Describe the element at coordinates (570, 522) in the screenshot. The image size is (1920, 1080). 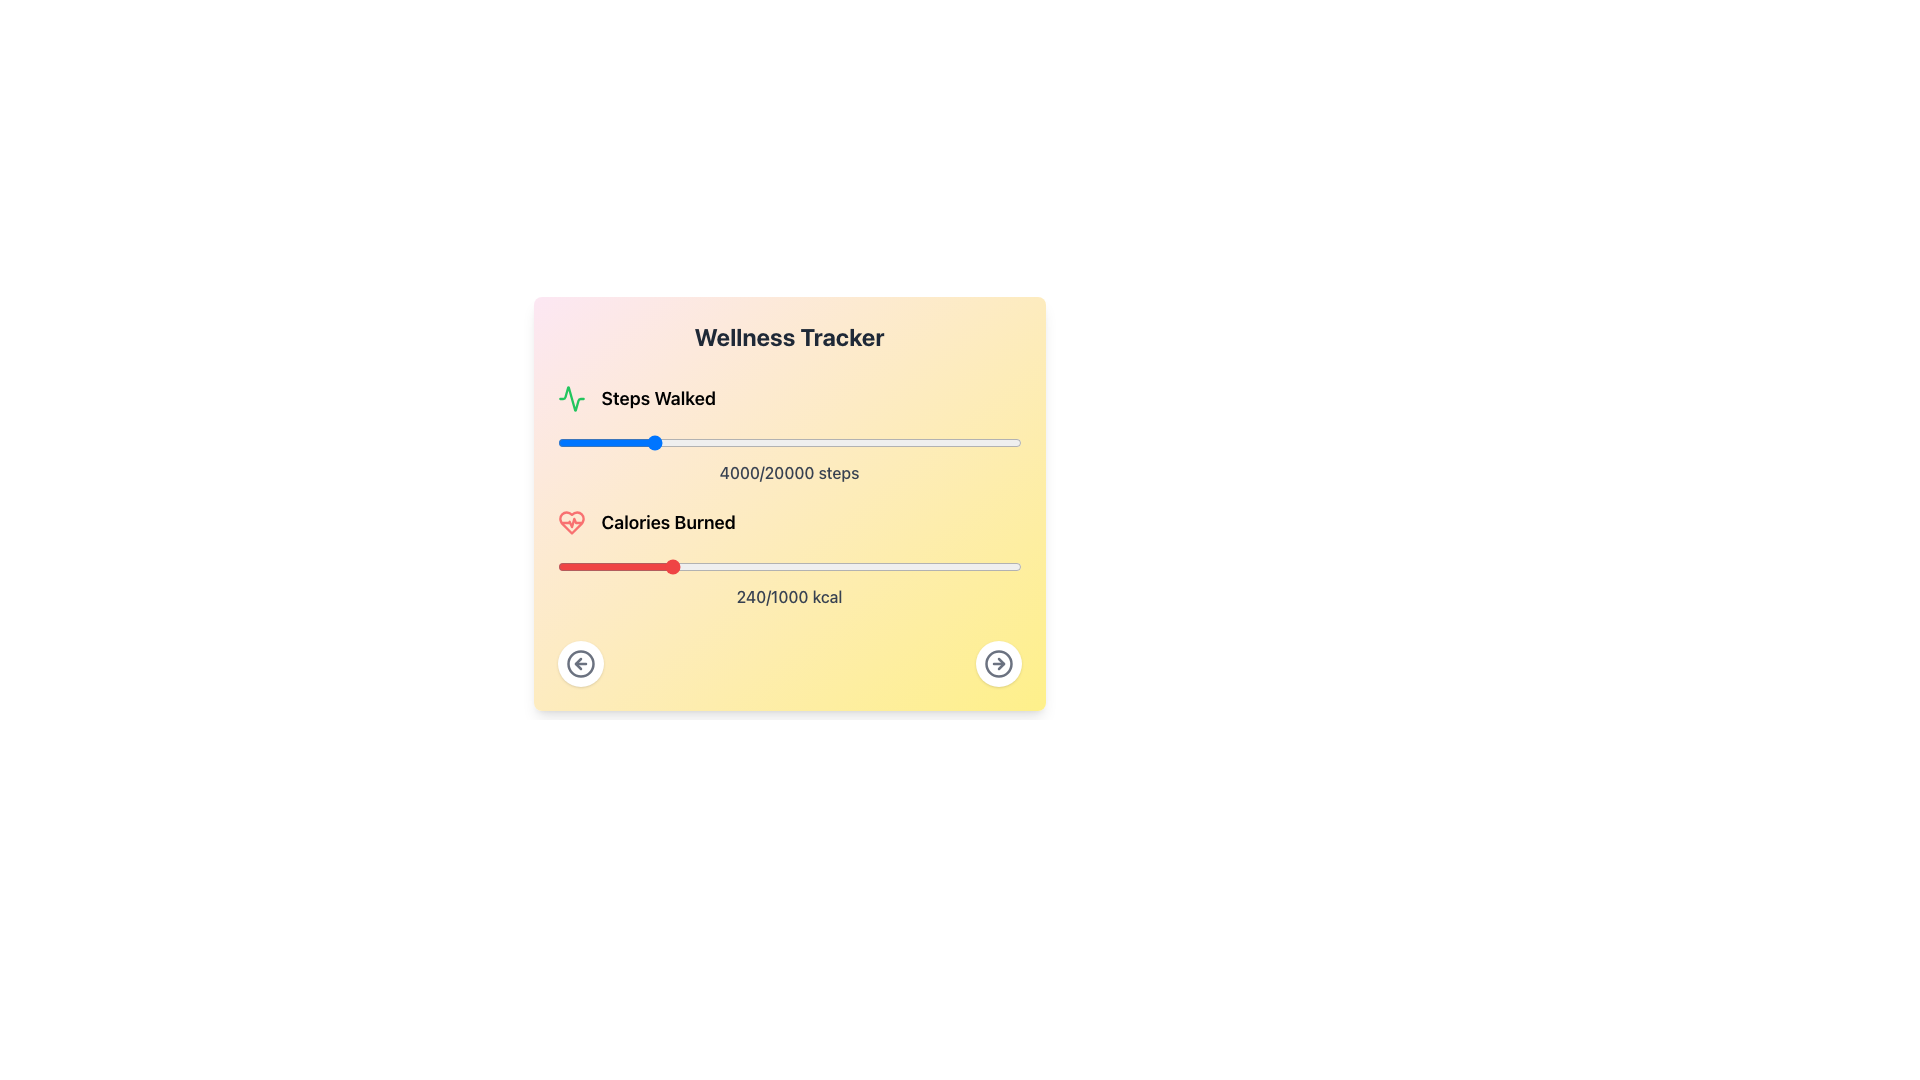
I see `the calorie tracking icon located to the left of the 'Calories Burned' text in the 'Wellness Tracker' interface` at that location.